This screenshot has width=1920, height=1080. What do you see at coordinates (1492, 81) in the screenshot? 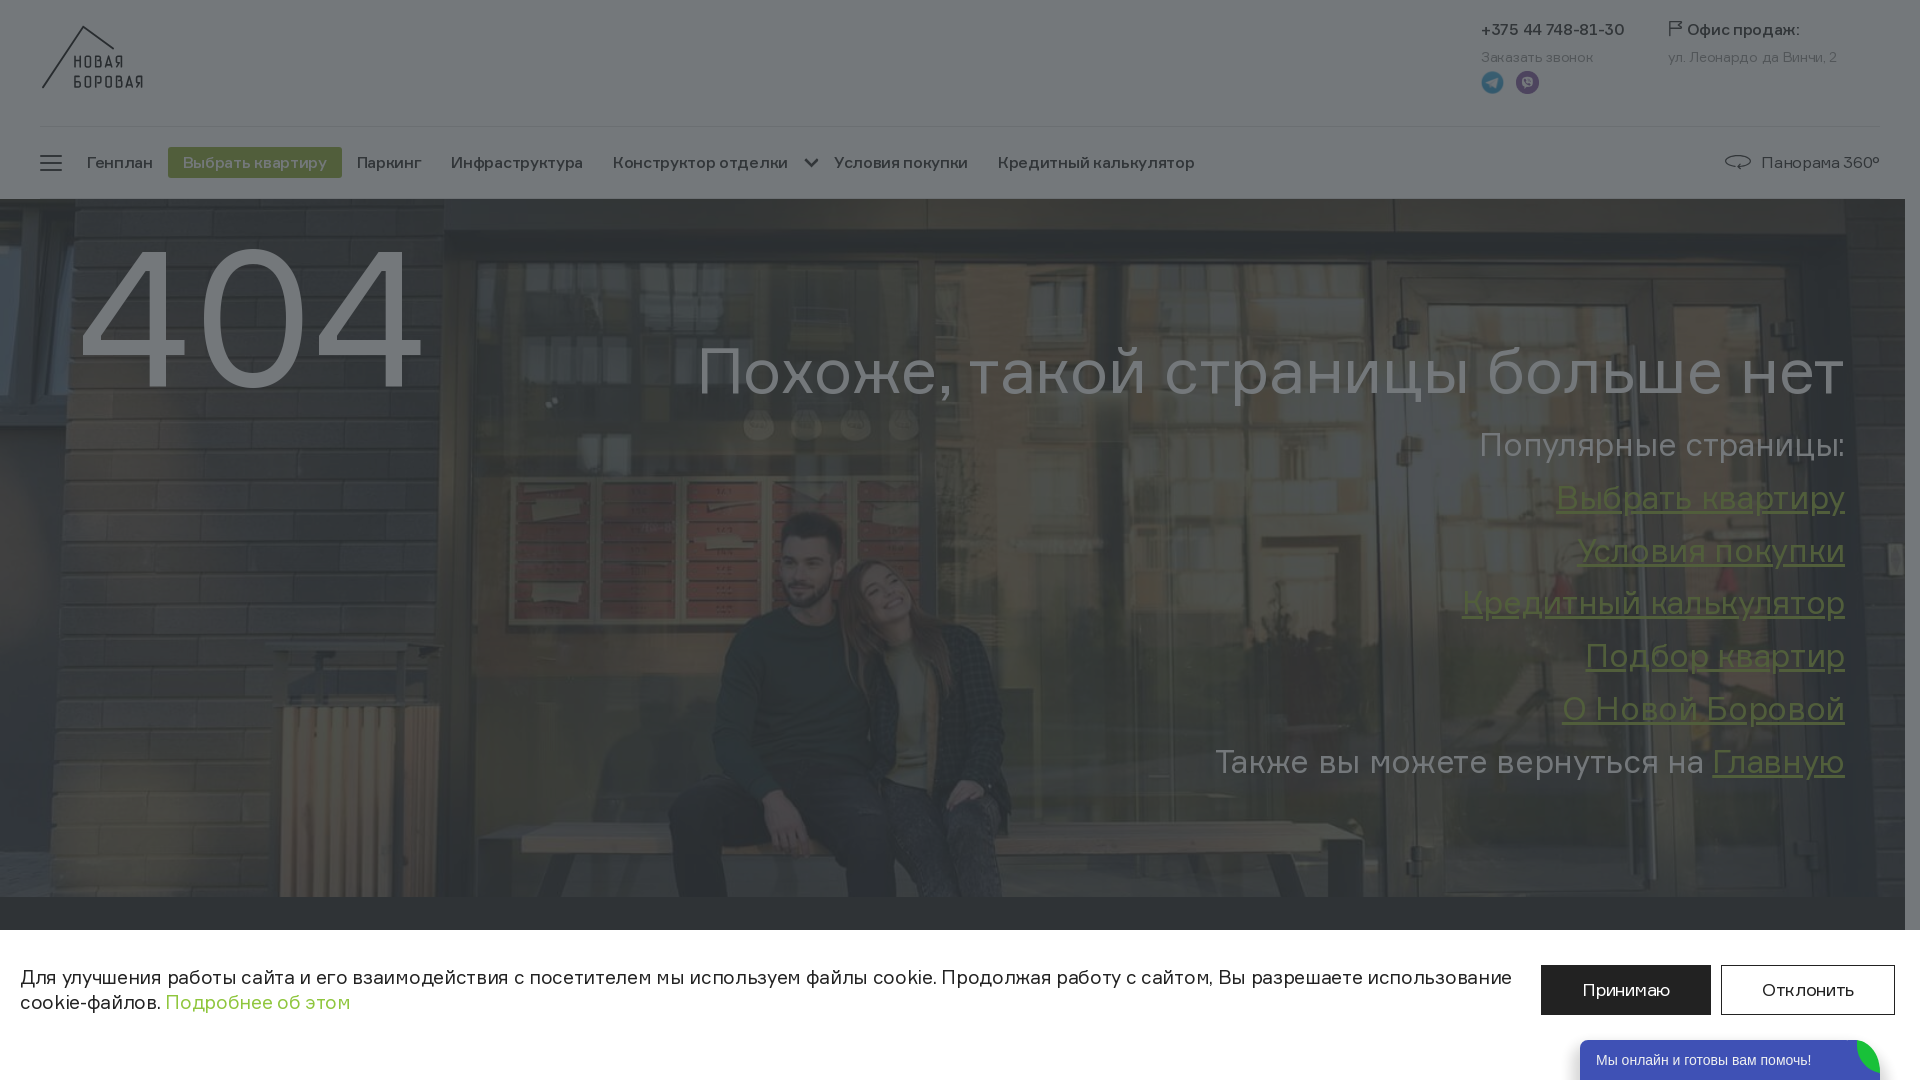
I see `'telegram'` at bounding box center [1492, 81].